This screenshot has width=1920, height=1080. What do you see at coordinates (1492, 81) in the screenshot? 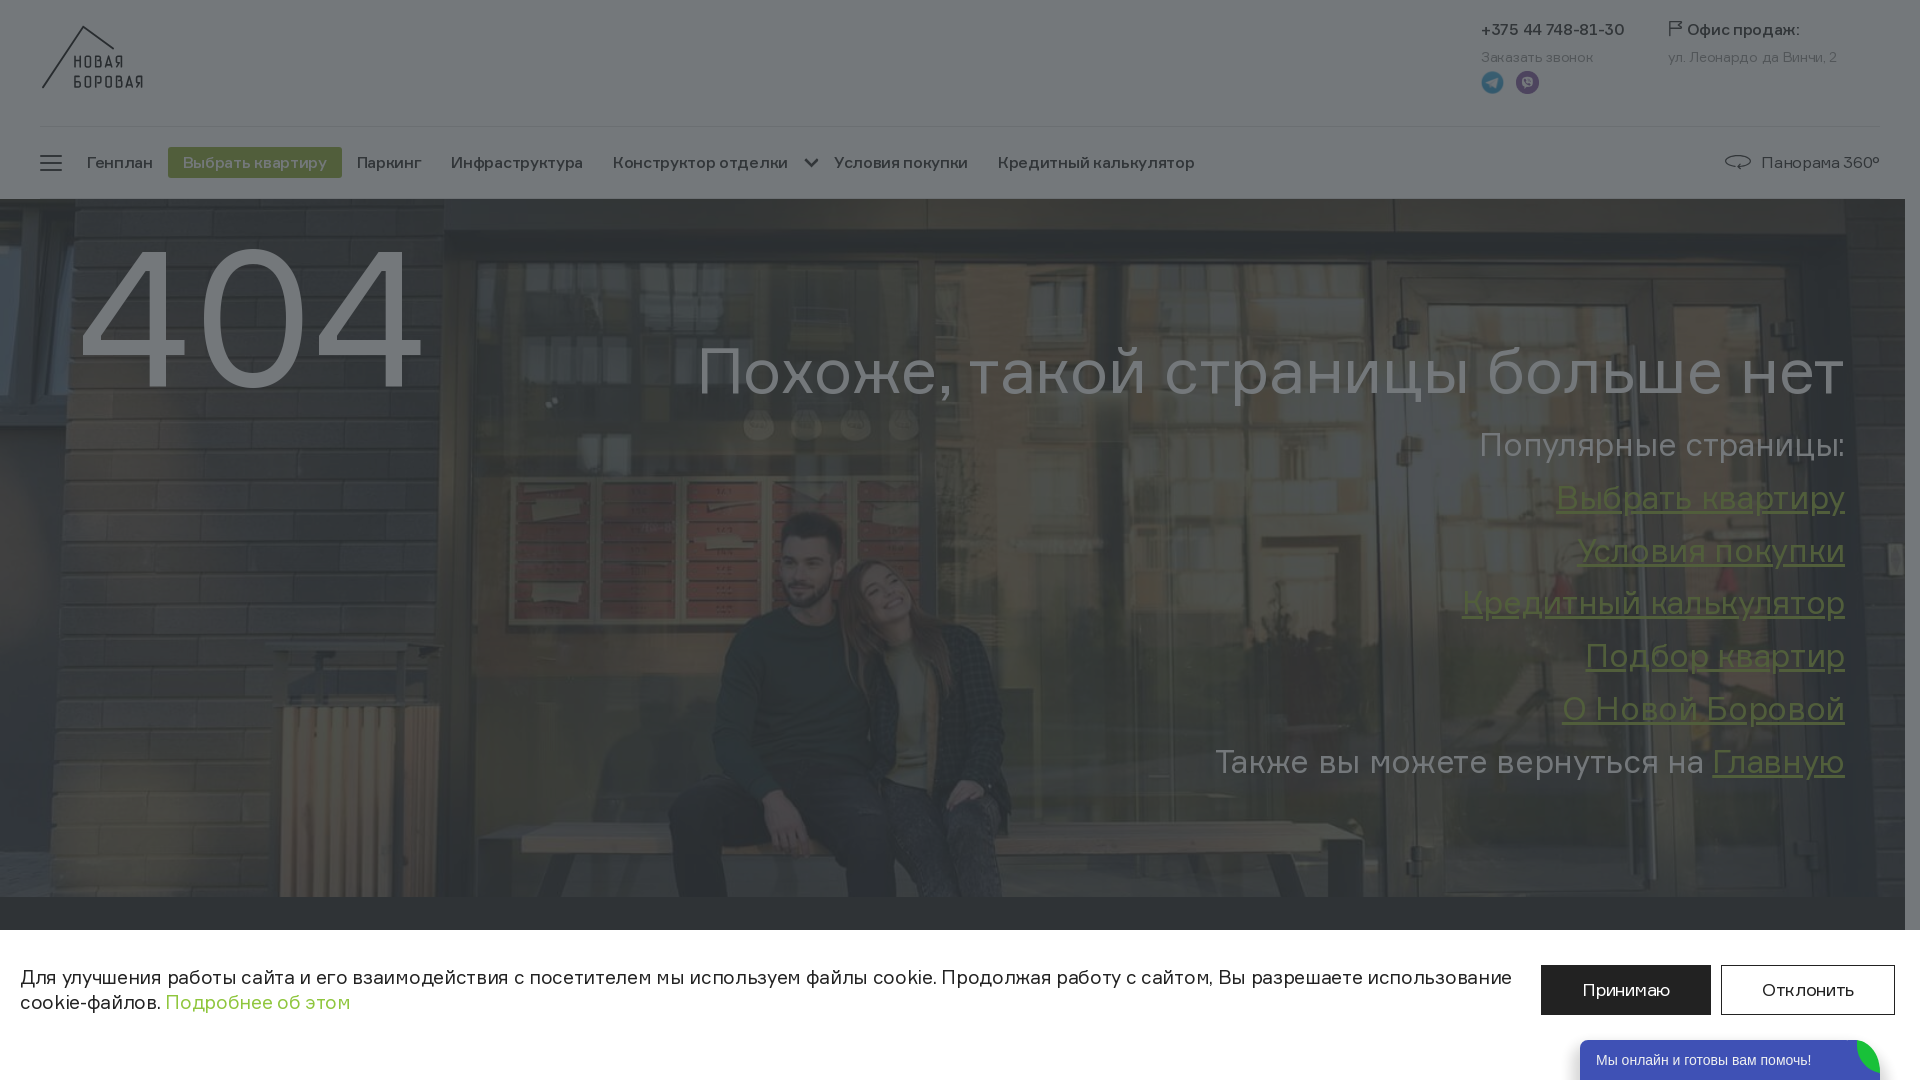
I see `'telegram'` at bounding box center [1492, 81].